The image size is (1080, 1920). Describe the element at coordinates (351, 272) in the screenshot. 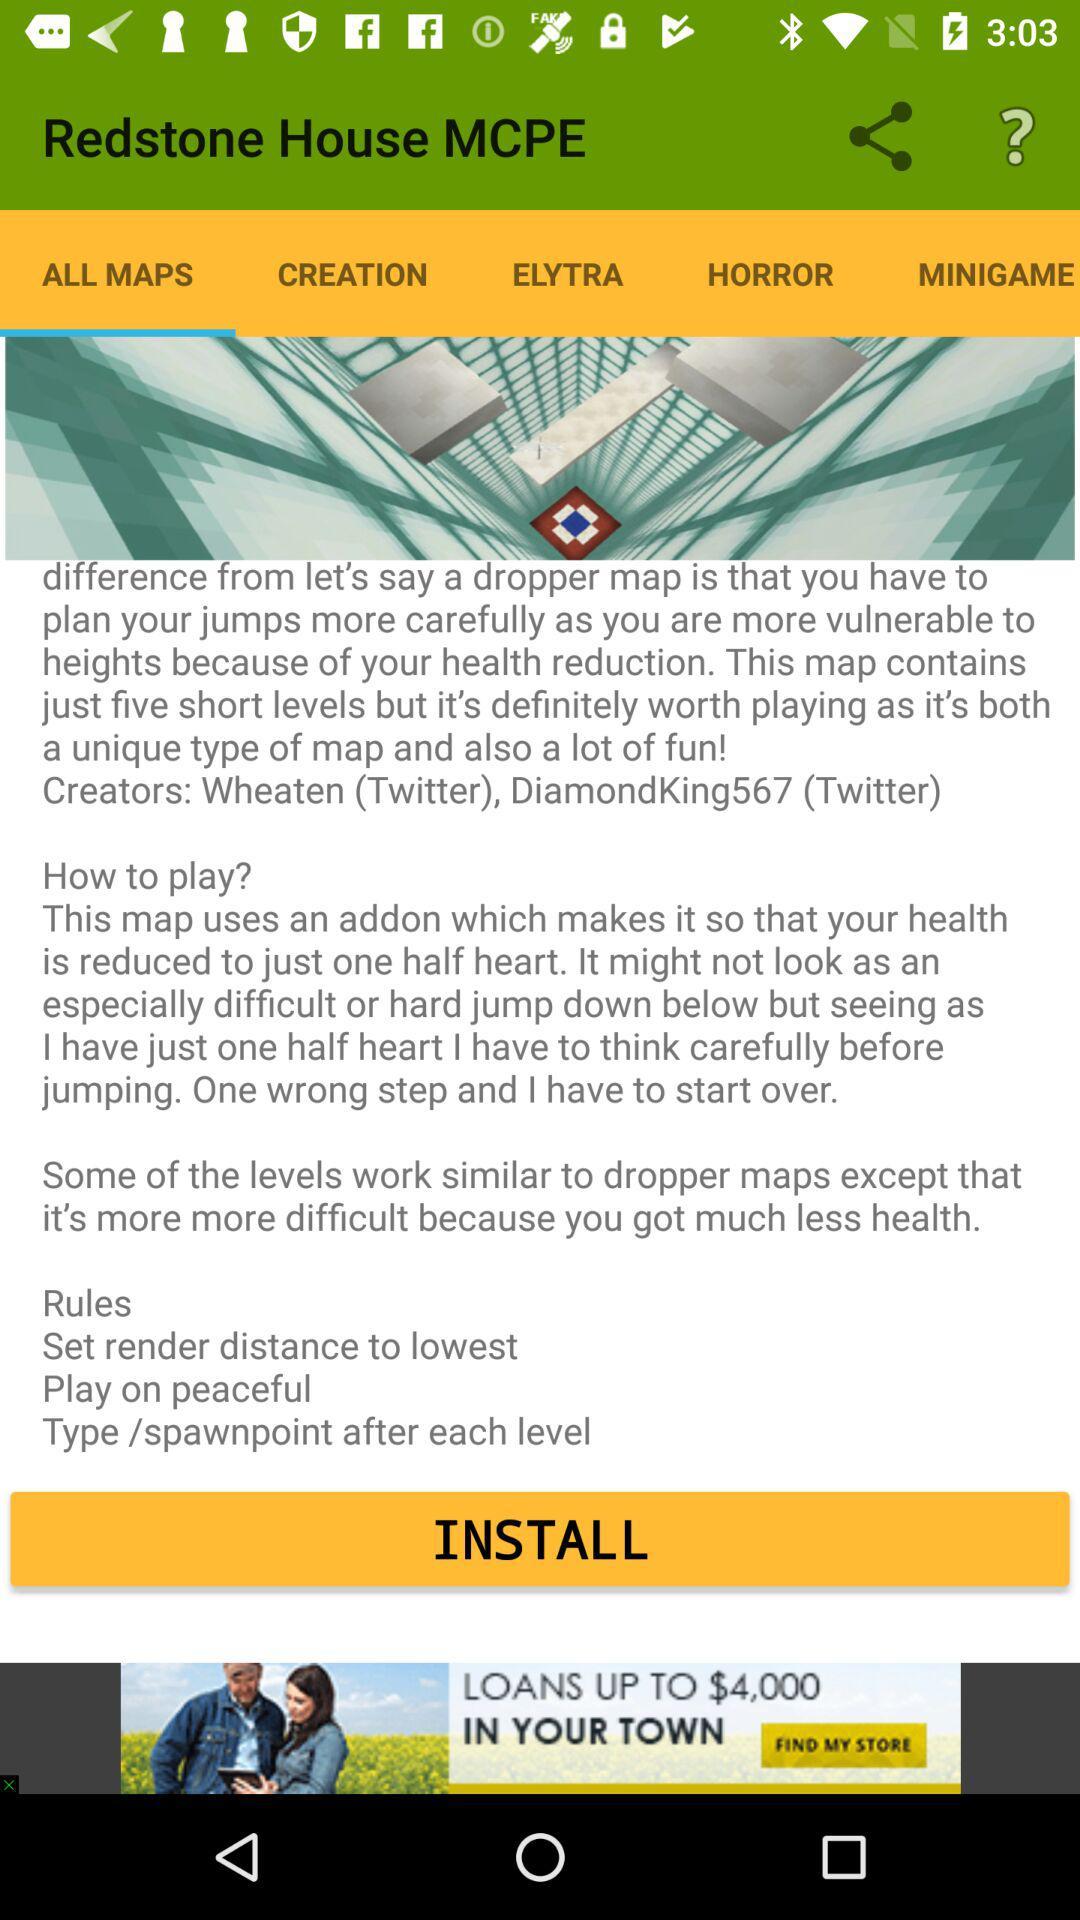

I see `the icon next to the all maps` at that location.